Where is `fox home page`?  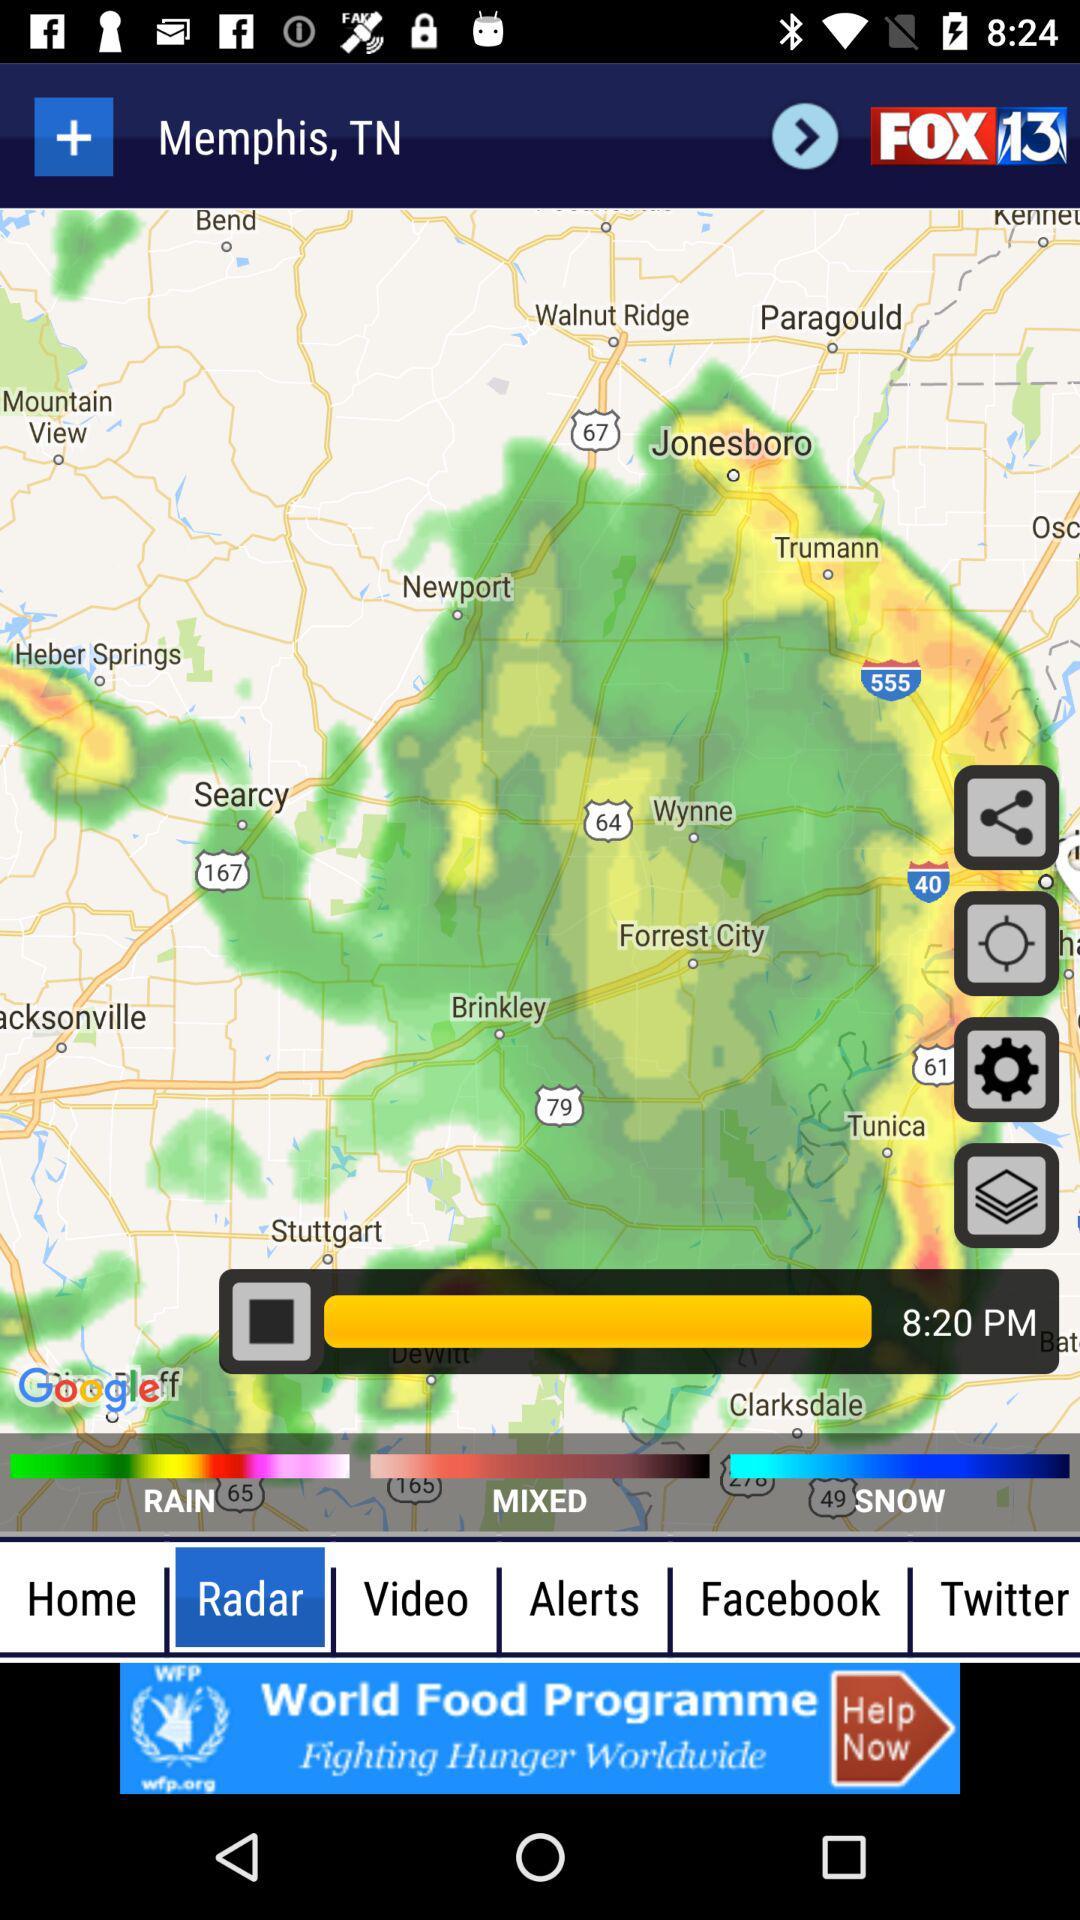 fox home page is located at coordinates (967, 135).